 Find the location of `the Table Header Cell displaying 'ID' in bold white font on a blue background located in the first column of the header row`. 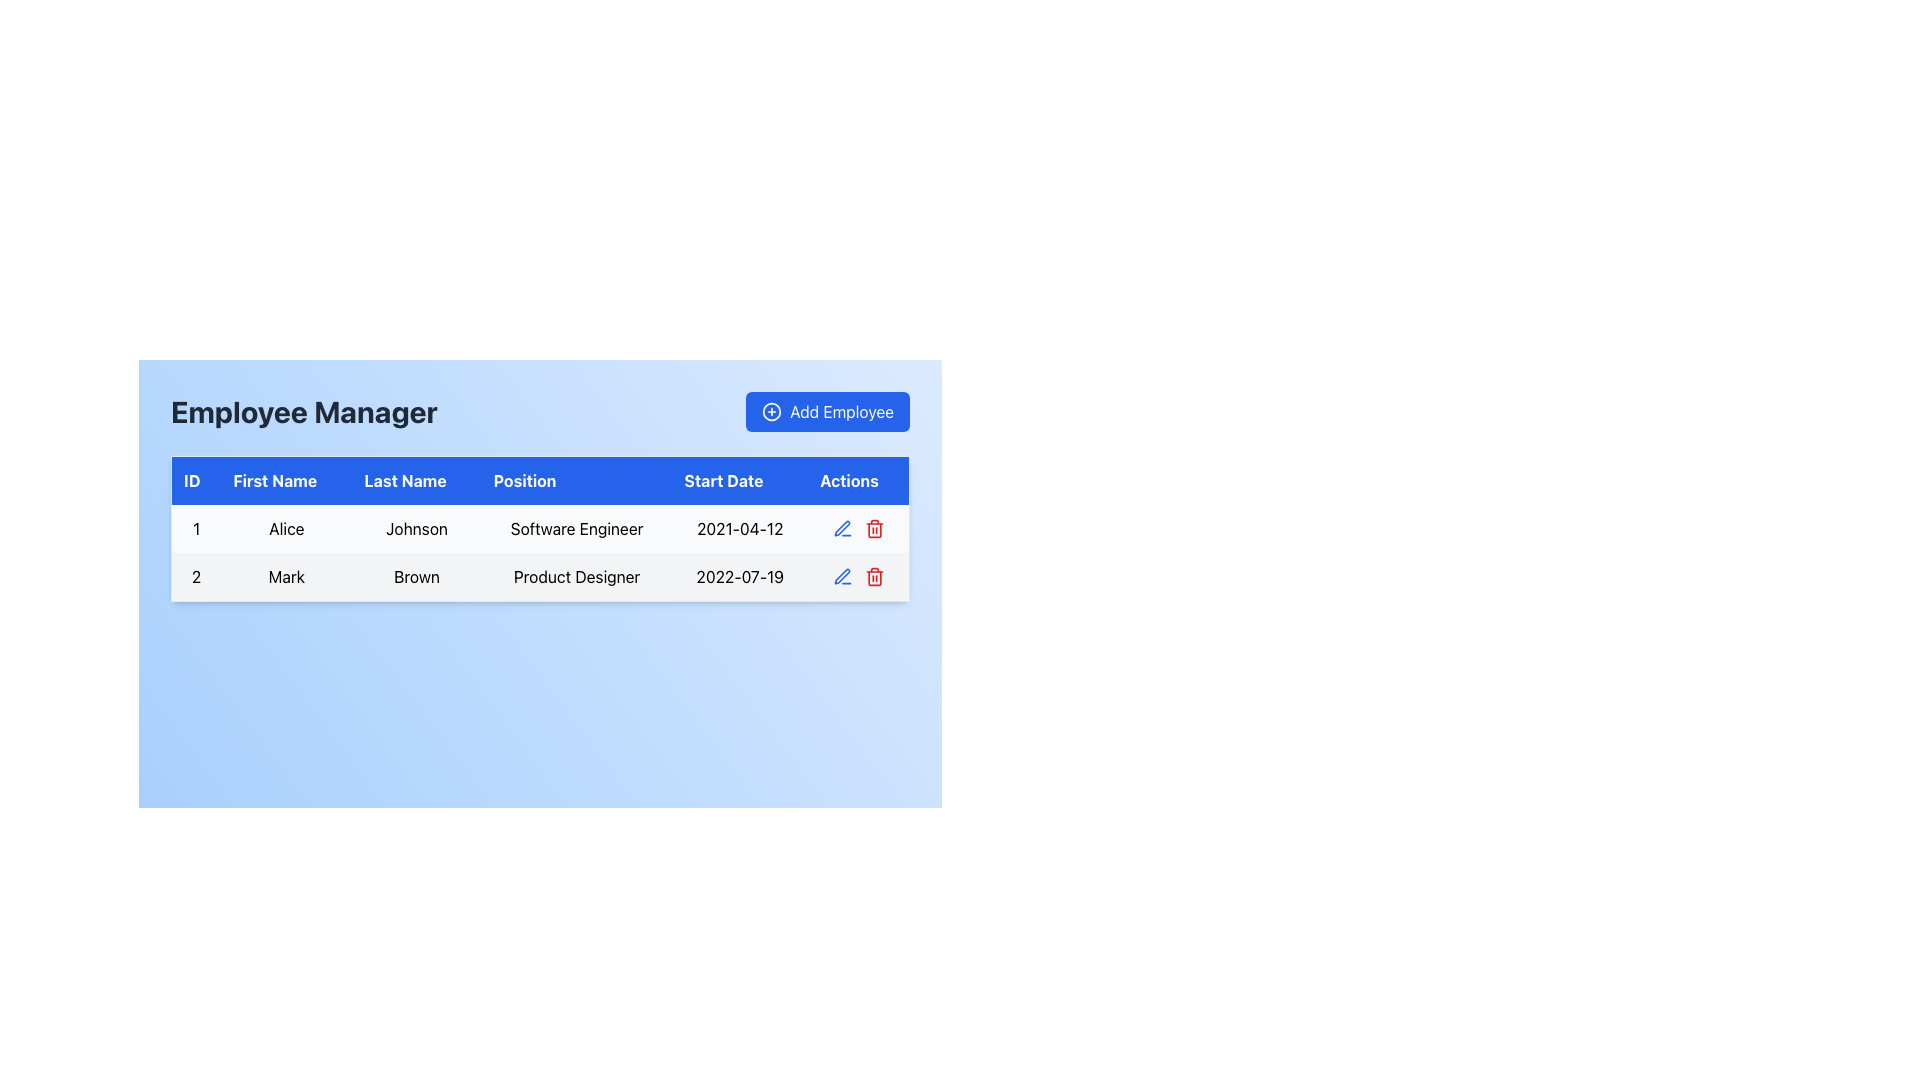

the Table Header Cell displaying 'ID' in bold white font on a blue background located in the first column of the header row is located at coordinates (196, 480).